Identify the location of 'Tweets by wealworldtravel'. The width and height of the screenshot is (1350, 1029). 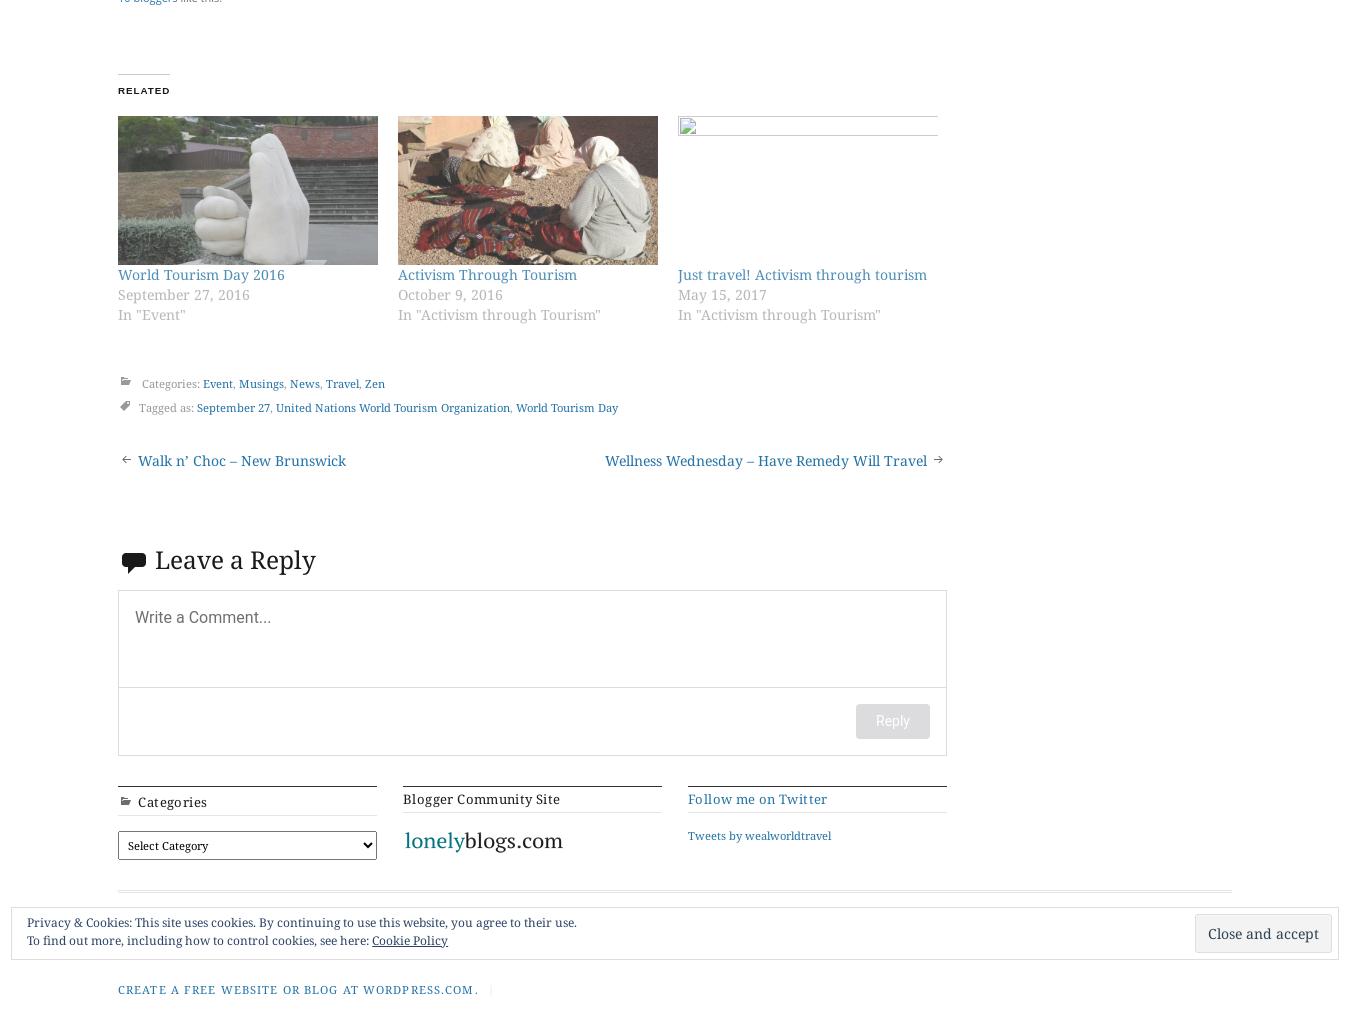
(758, 833).